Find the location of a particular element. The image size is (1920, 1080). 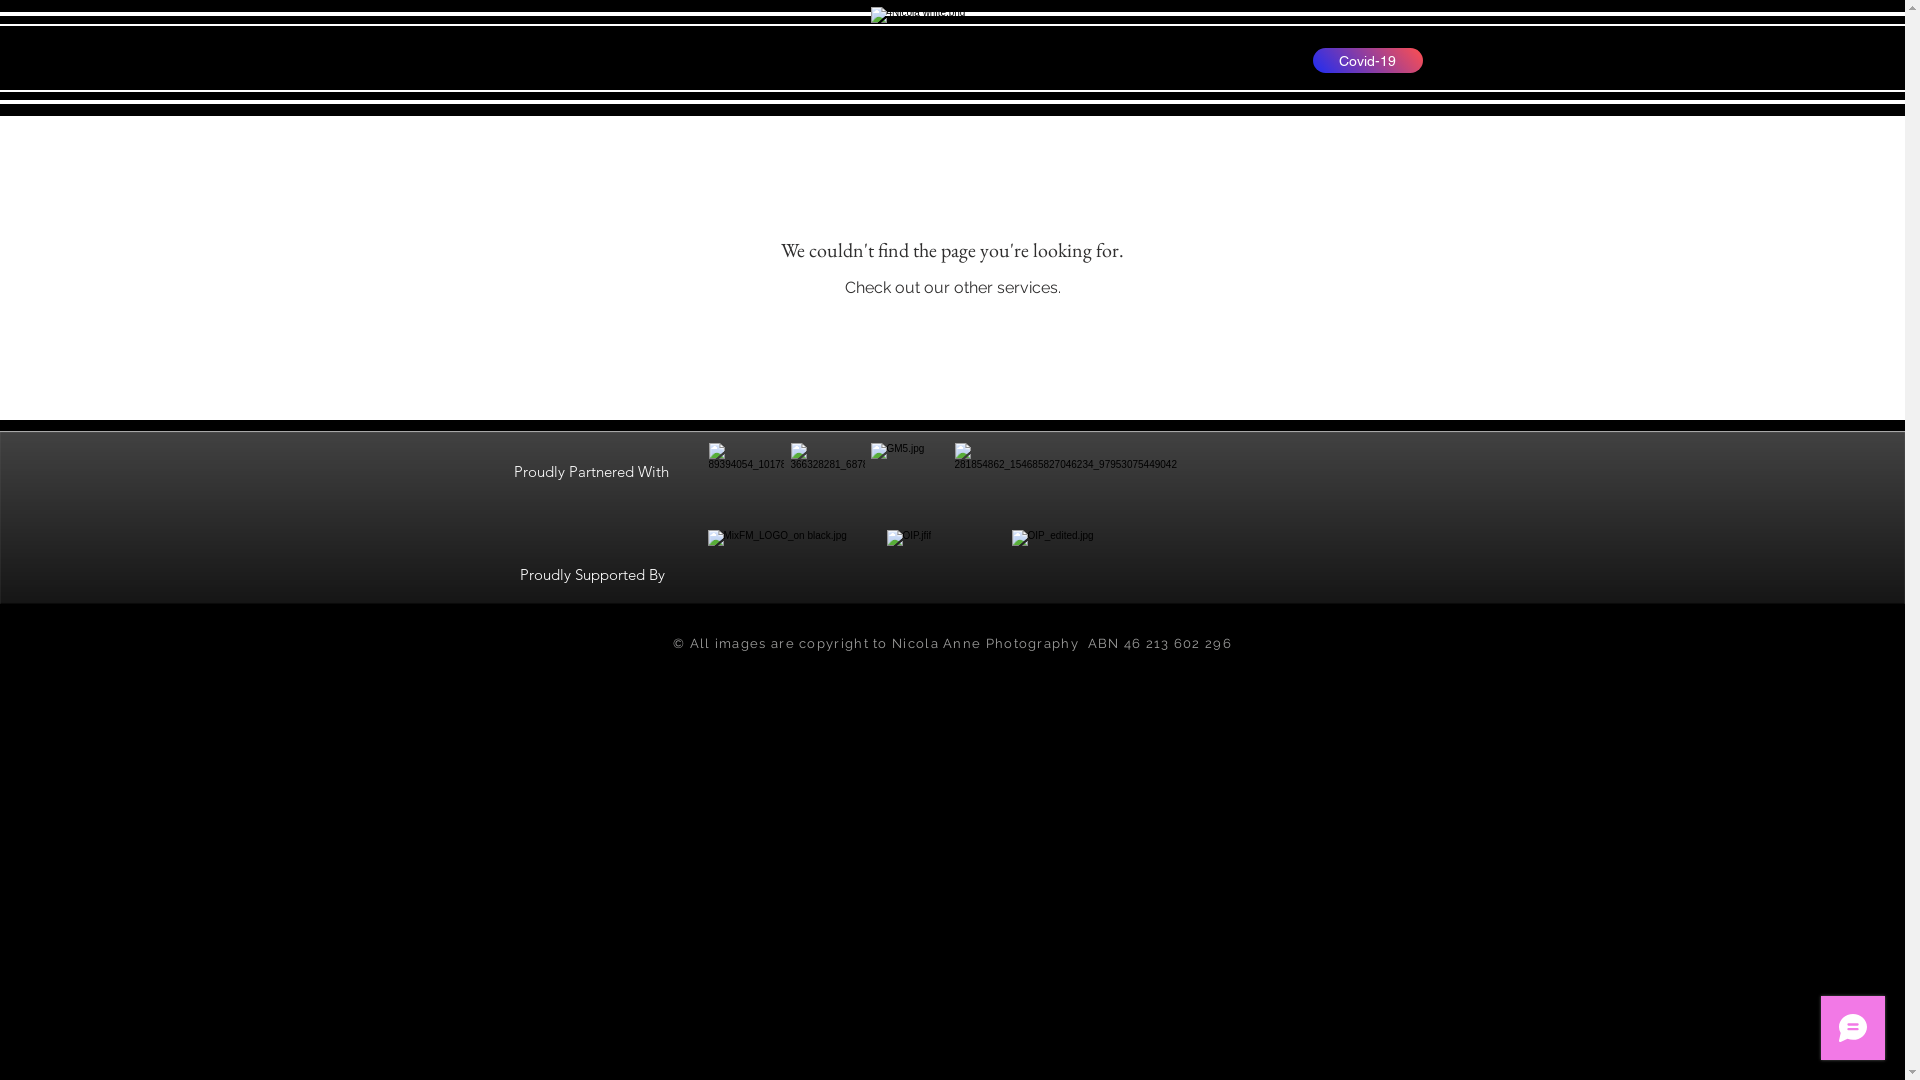

'Covid-19' is located at coordinates (1366, 59).